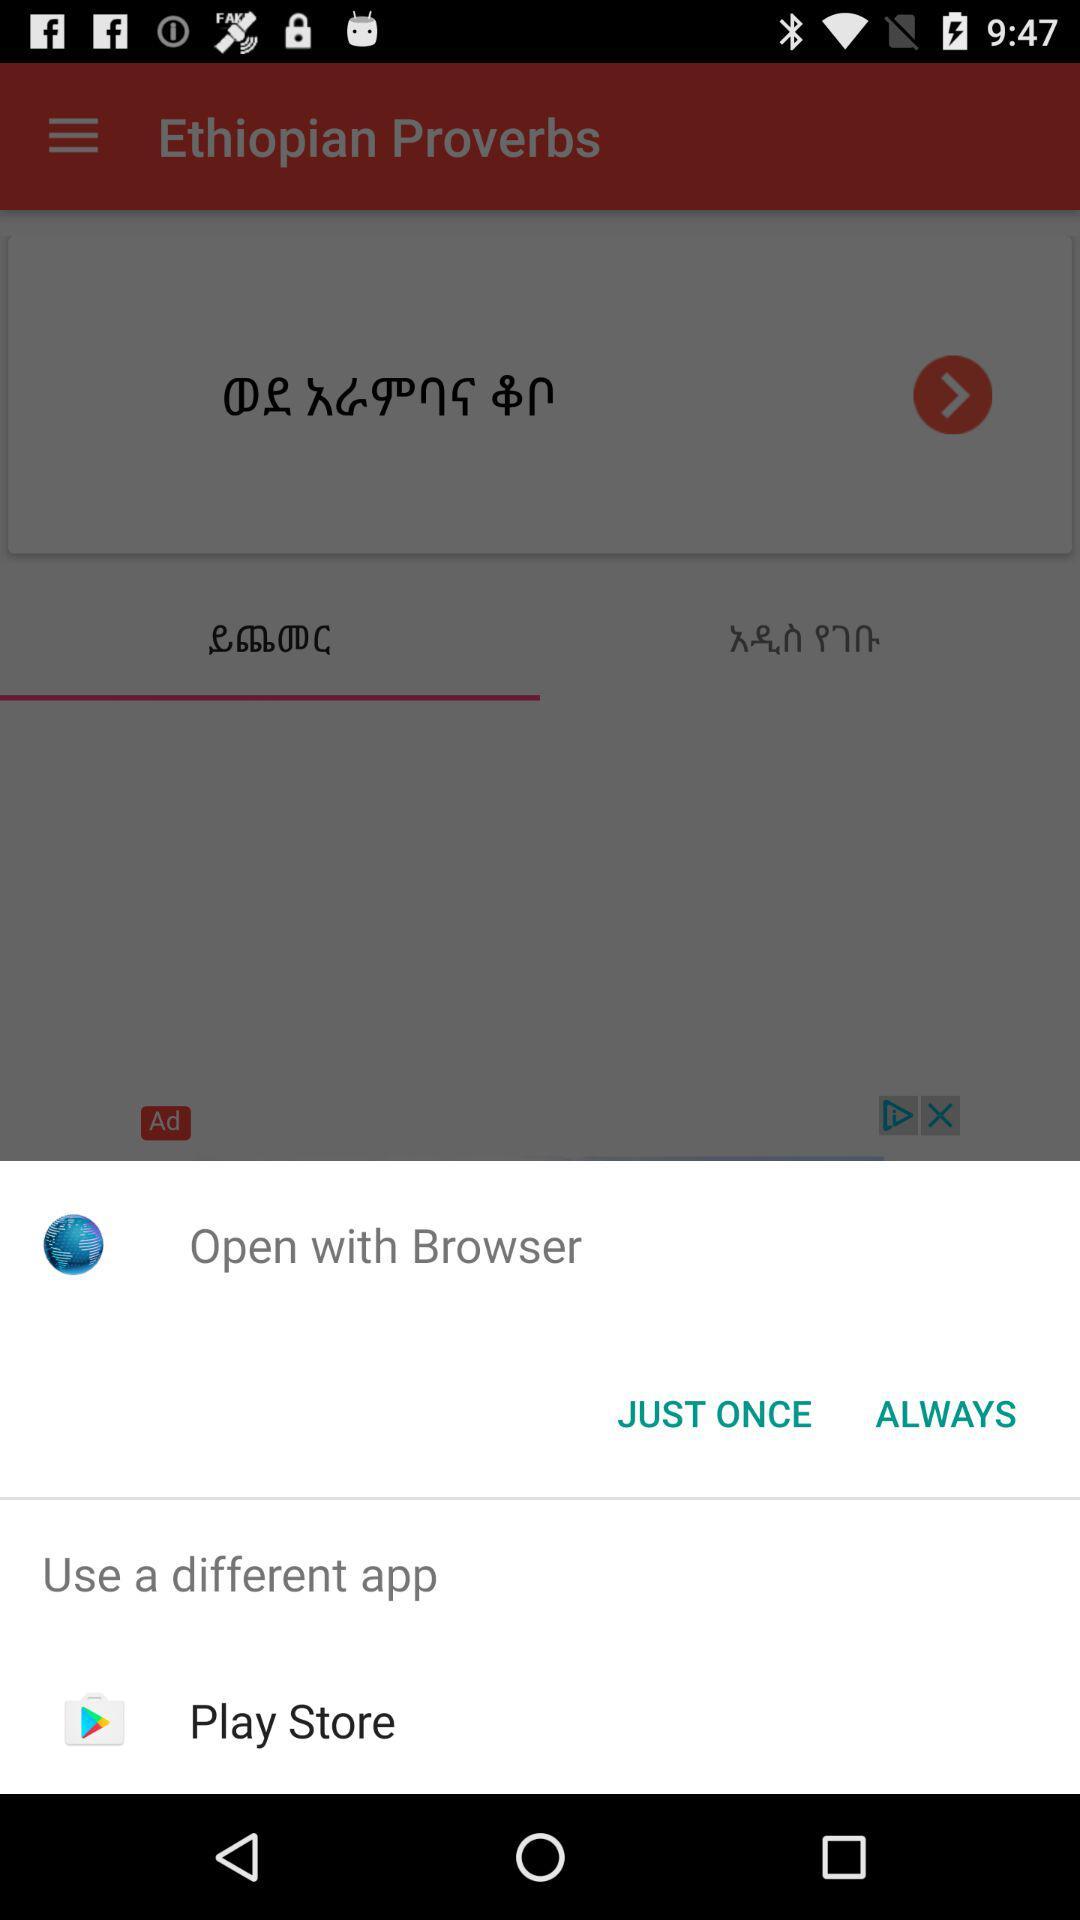 Image resolution: width=1080 pixels, height=1920 pixels. What do you see at coordinates (292, 1719) in the screenshot?
I see `play store` at bounding box center [292, 1719].